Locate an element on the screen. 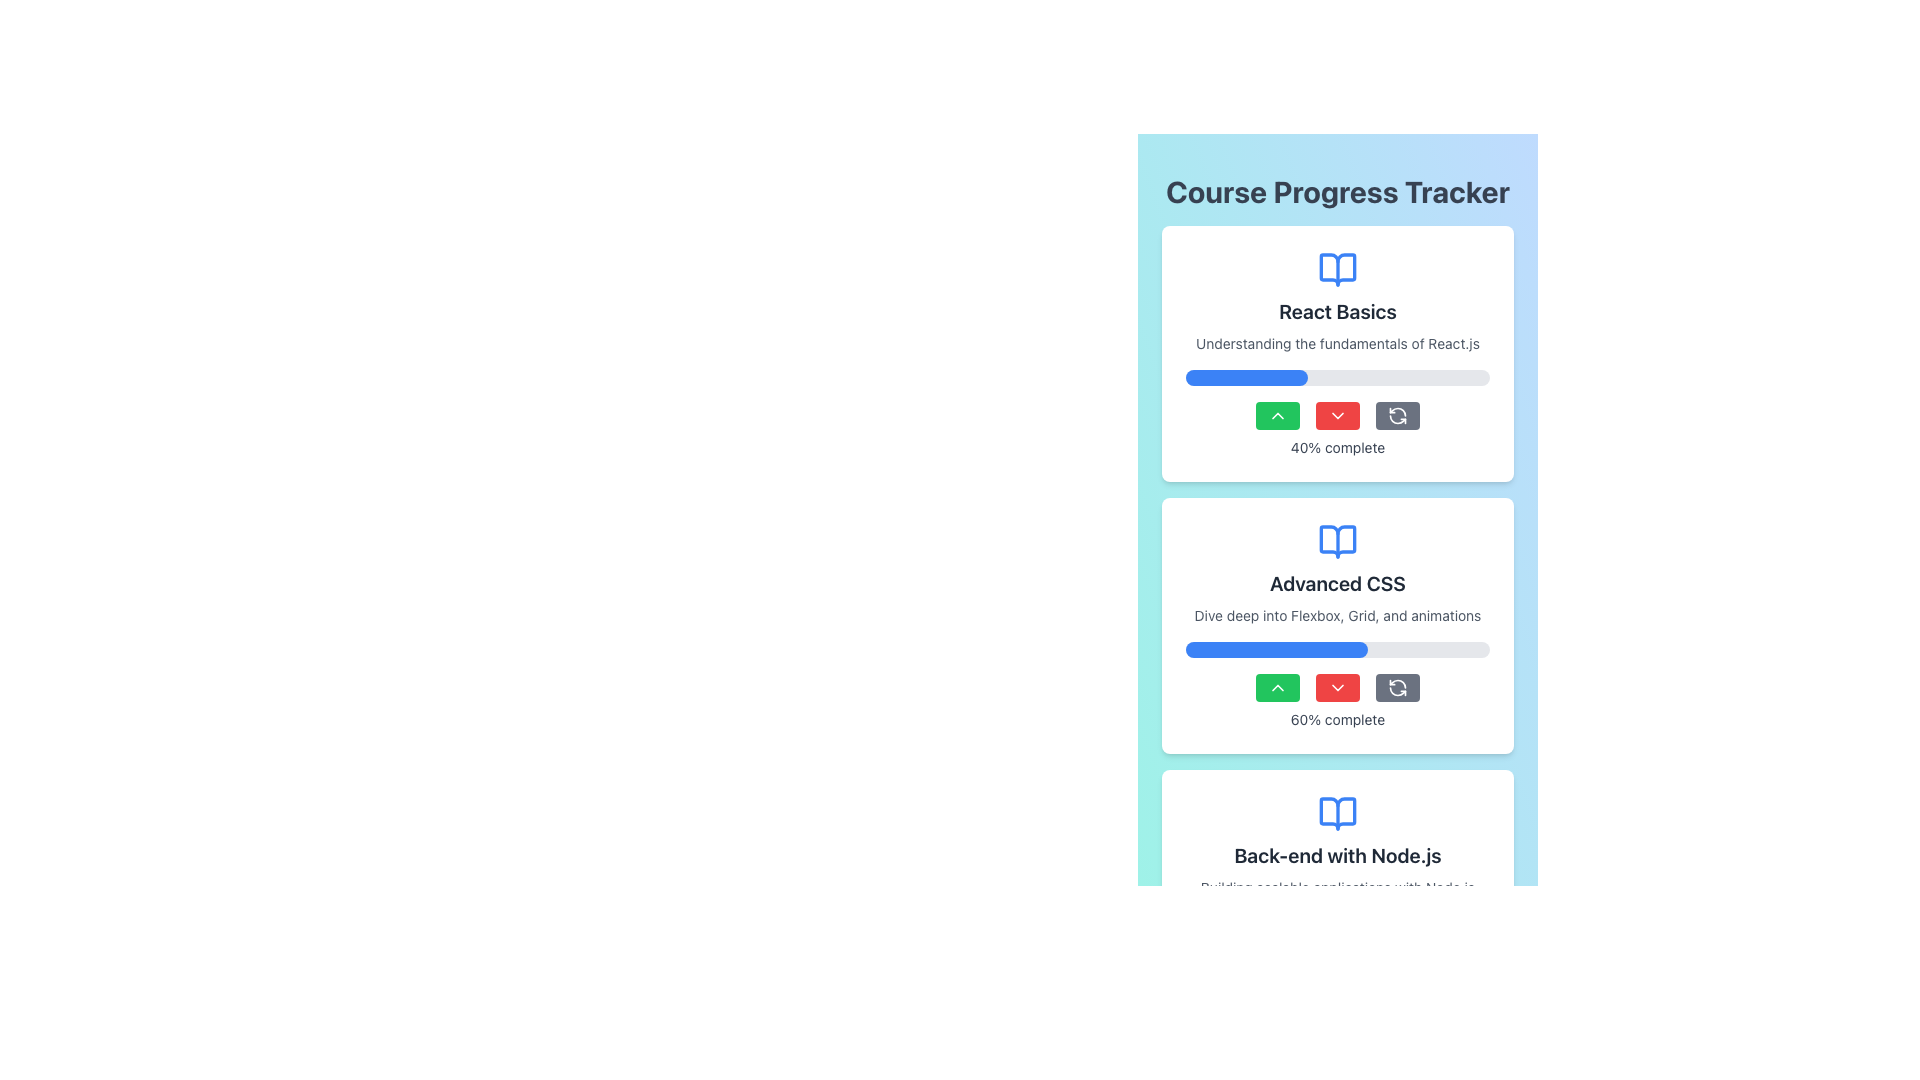 The width and height of the screenshot is (1920, 1080). the book icon representing the 'Back-end with Node.js' course, located at the top-center of the card is located at coordinates (1338, 813).